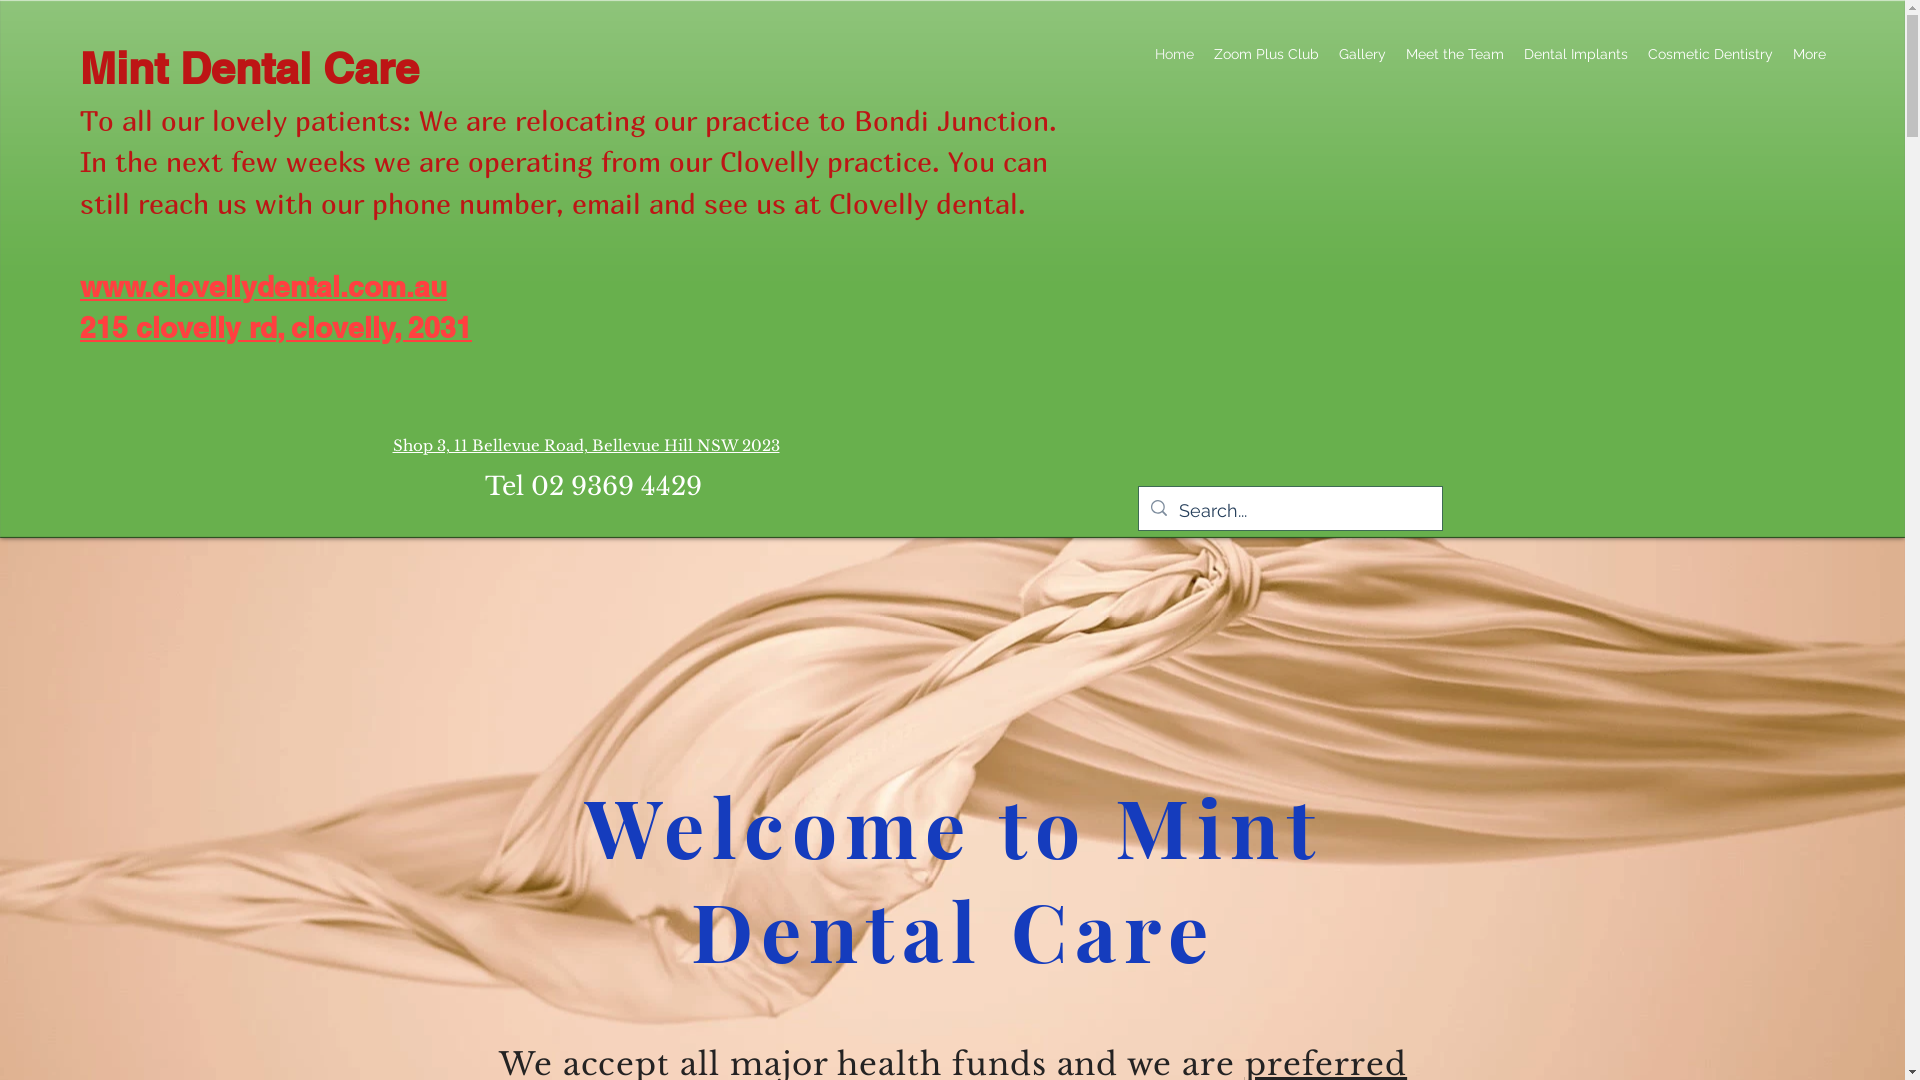  What do you see at coordinates (1145, 53) in the screenshot?
I see `'Home'` at bounding box center [1145, 53].